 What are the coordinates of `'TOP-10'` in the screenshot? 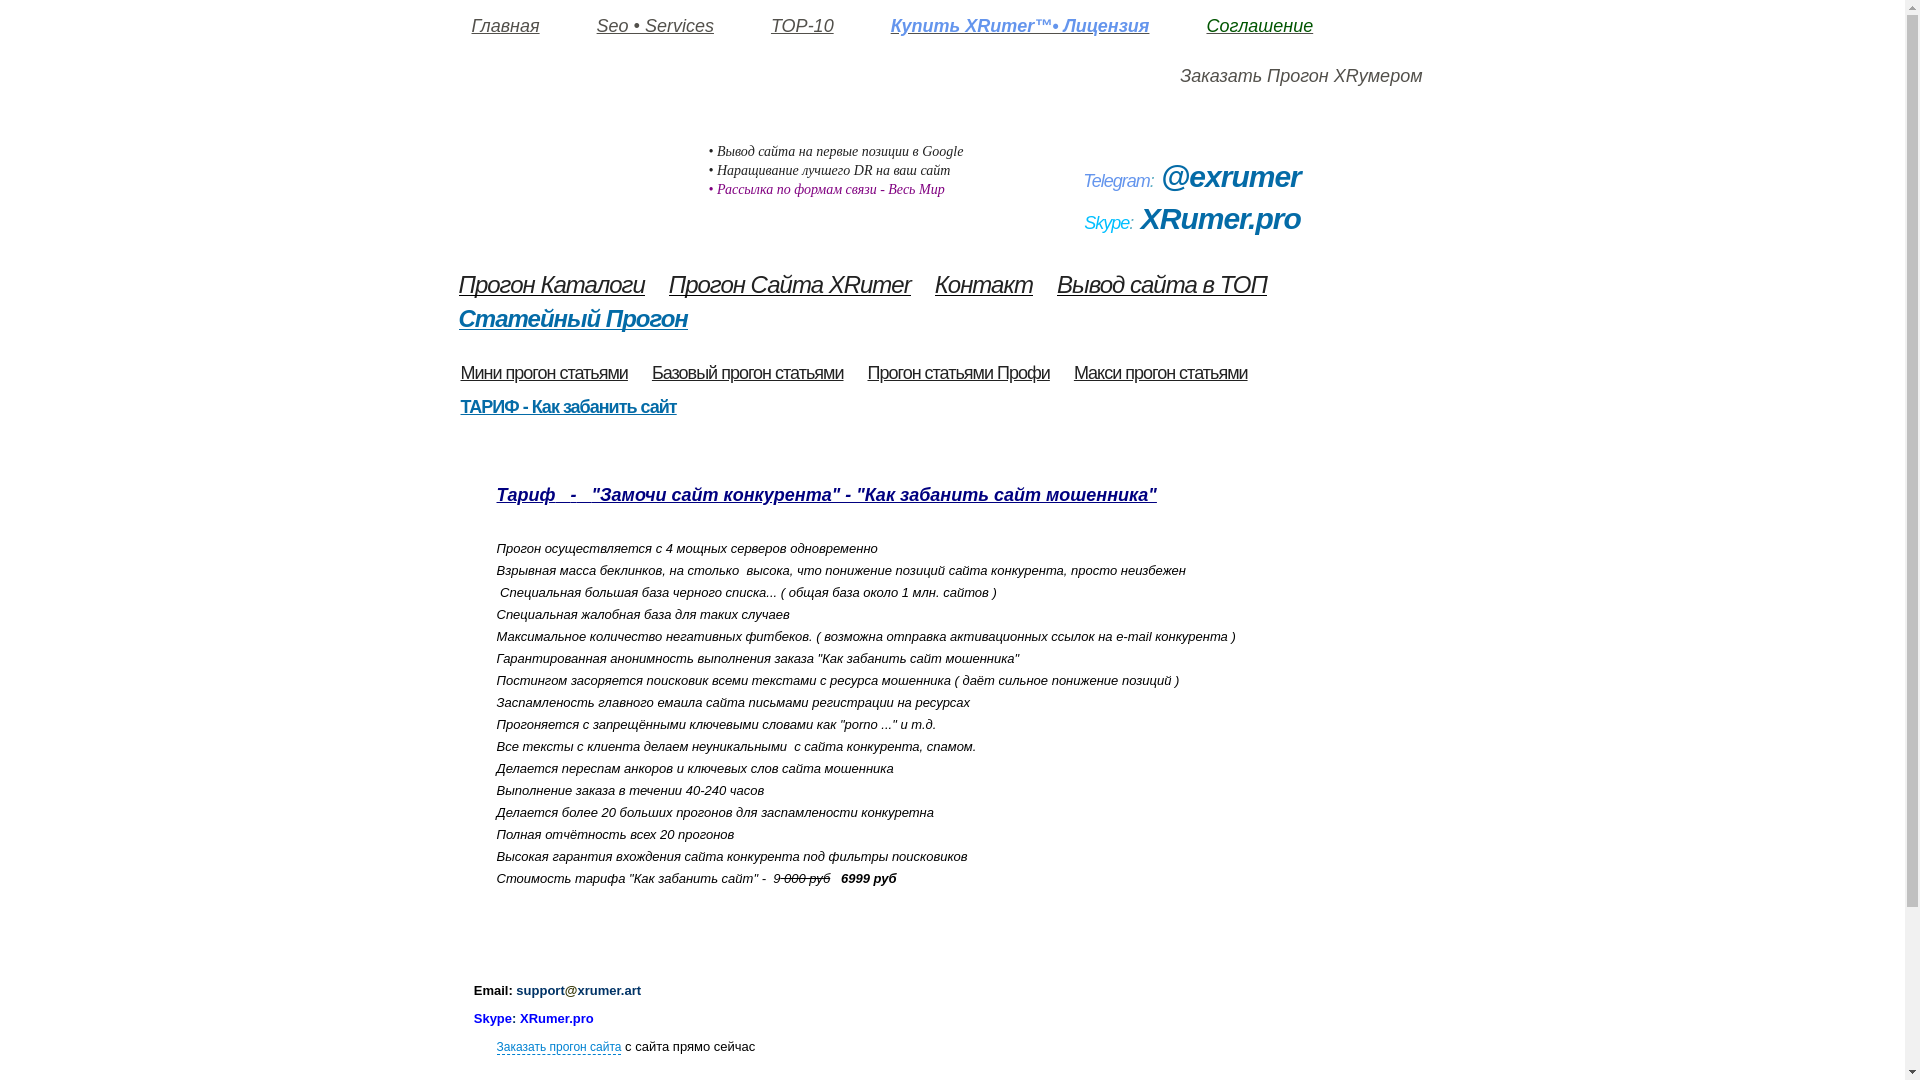 It's located at (802, 27).